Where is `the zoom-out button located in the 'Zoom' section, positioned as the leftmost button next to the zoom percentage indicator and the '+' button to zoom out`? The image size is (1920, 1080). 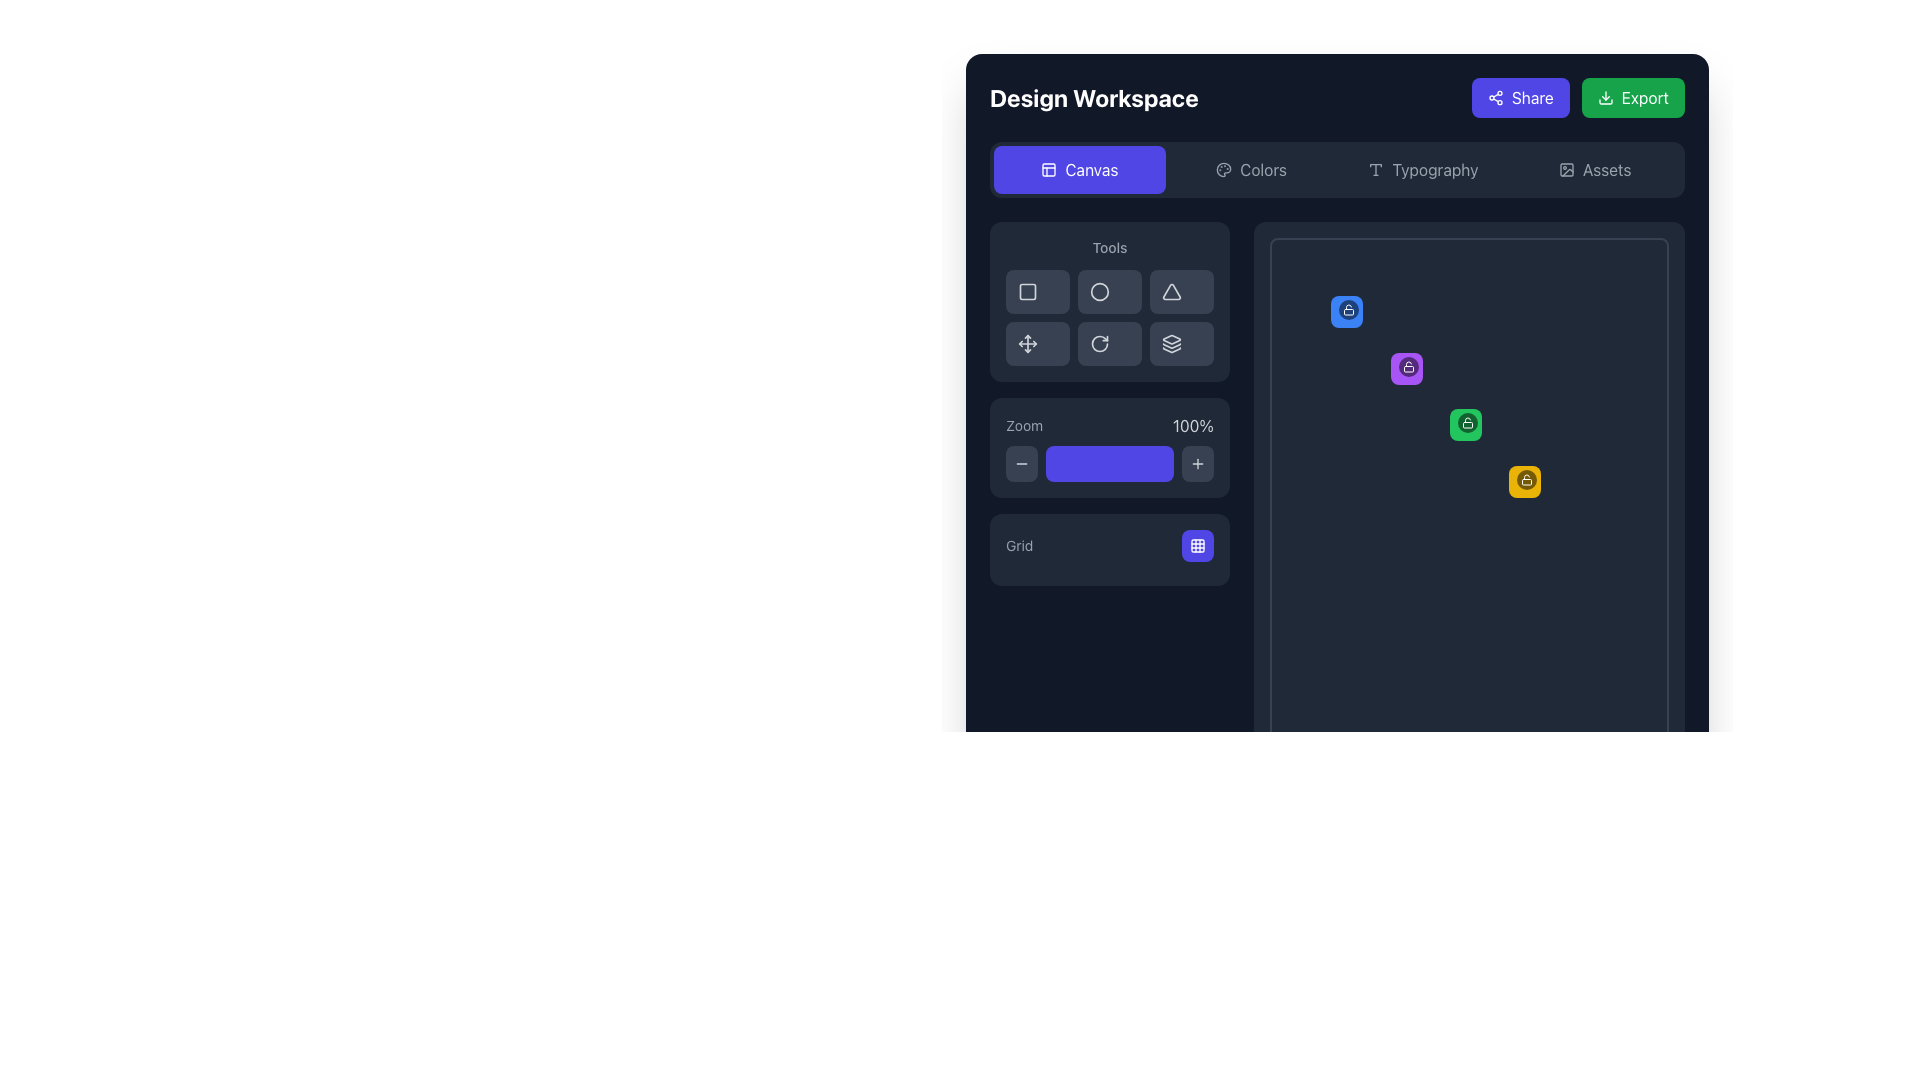
the zoom-out button located in the 'Zoom' section, positioned as the leftmost button next to the zoom percentage indicator and the '+' button to zoom out is located at coordinates (1022, 463).